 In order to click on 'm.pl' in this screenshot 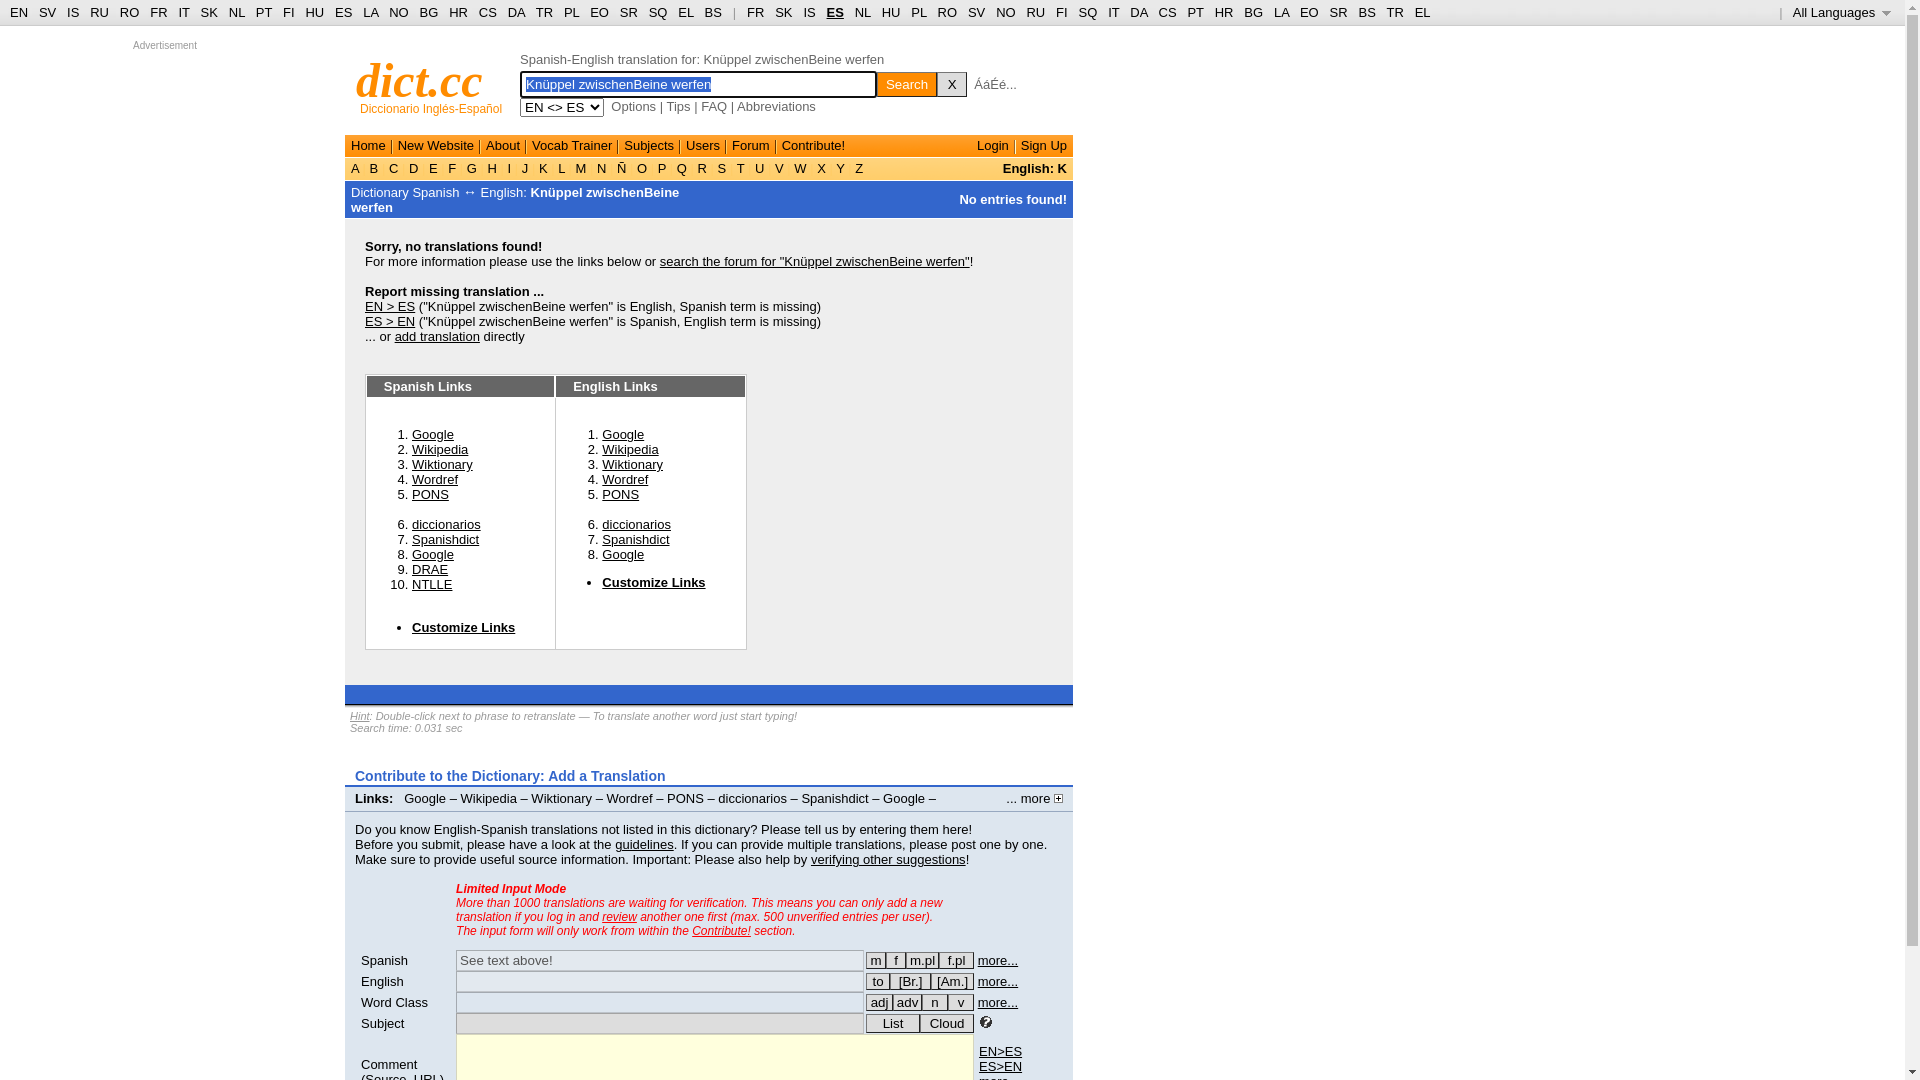, I will do `click(921, 959)`.